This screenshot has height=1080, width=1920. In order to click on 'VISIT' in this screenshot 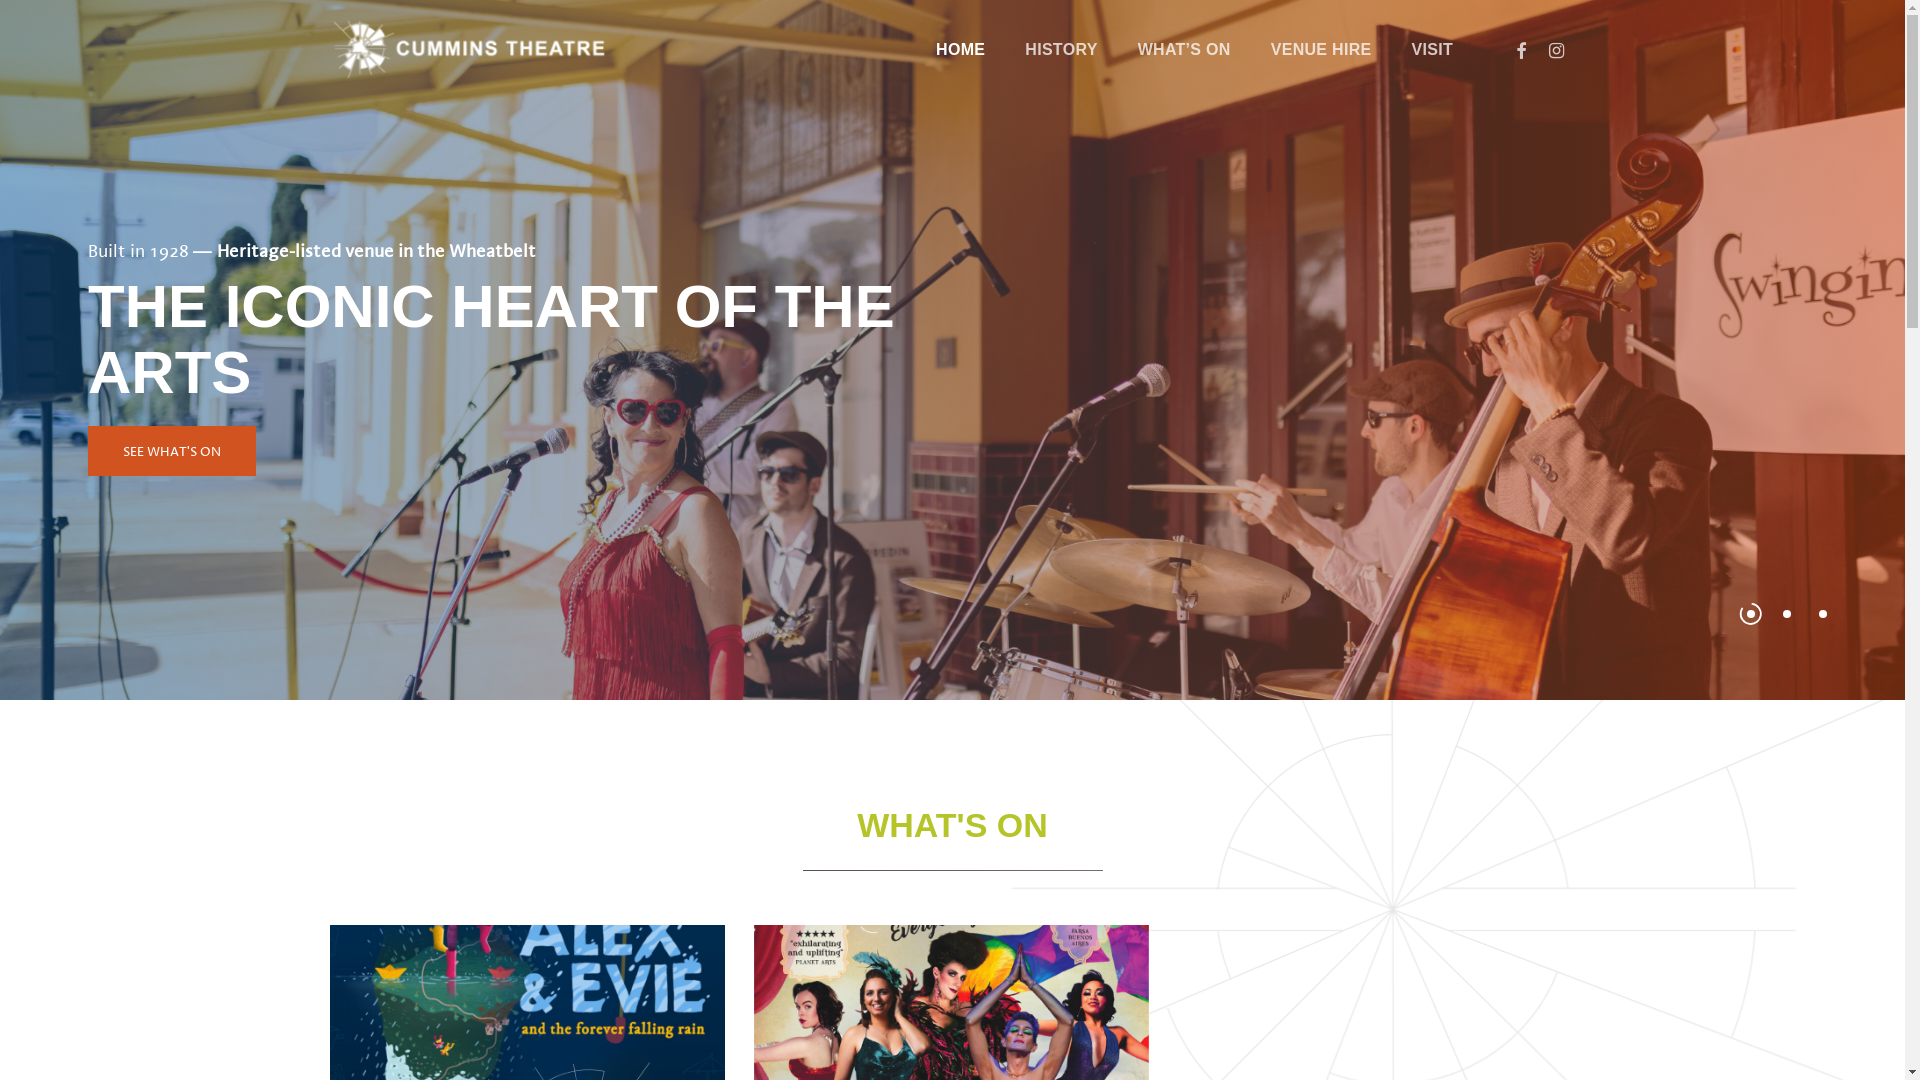, I will do `click(1430, 49)`.